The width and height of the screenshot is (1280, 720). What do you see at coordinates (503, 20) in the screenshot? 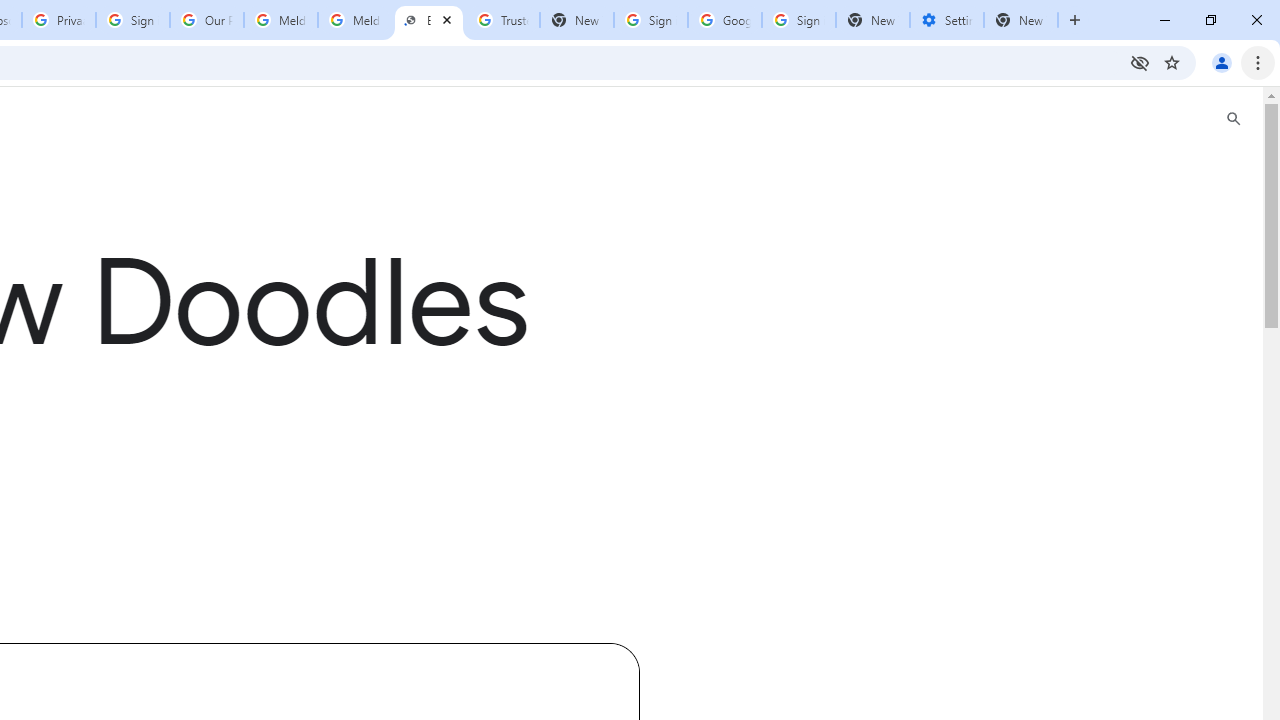
I see `'Trusted Information and Content - Google Safety Center'` at bounding box center [503, 20].